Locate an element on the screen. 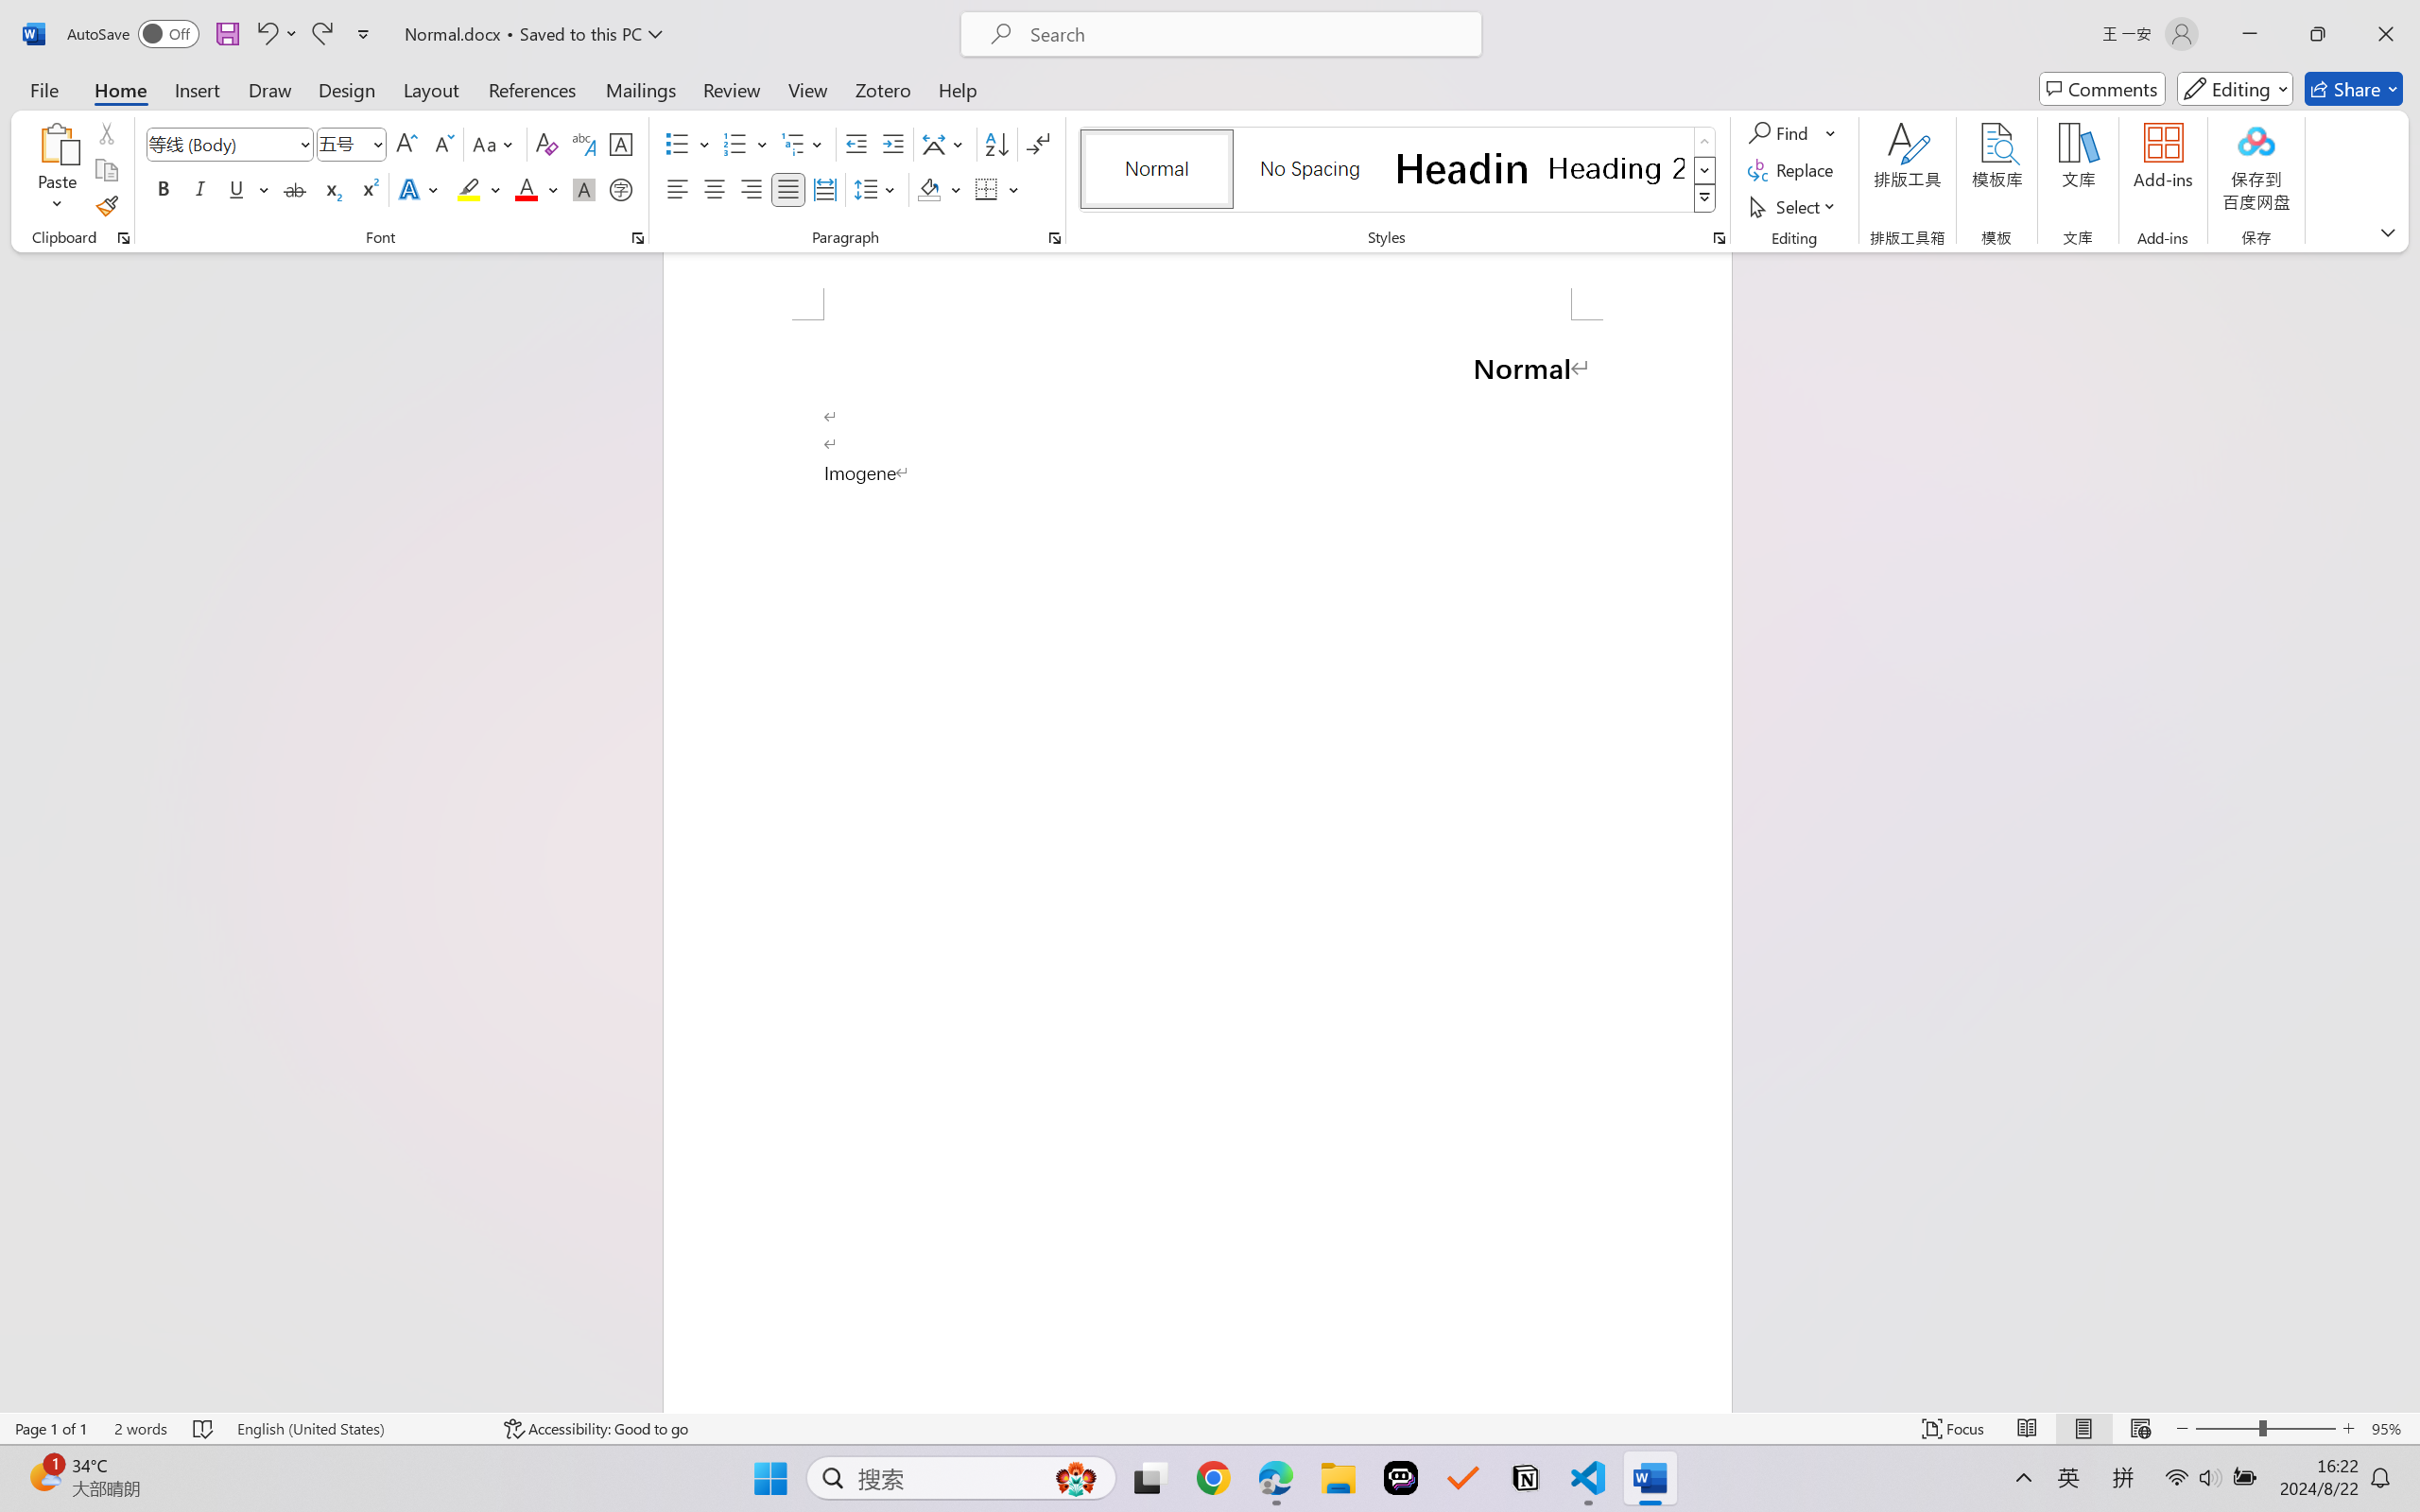 The width and height of the screenshot is (2420, 1512). 'Superscript' is located at coordinates (367, 188).